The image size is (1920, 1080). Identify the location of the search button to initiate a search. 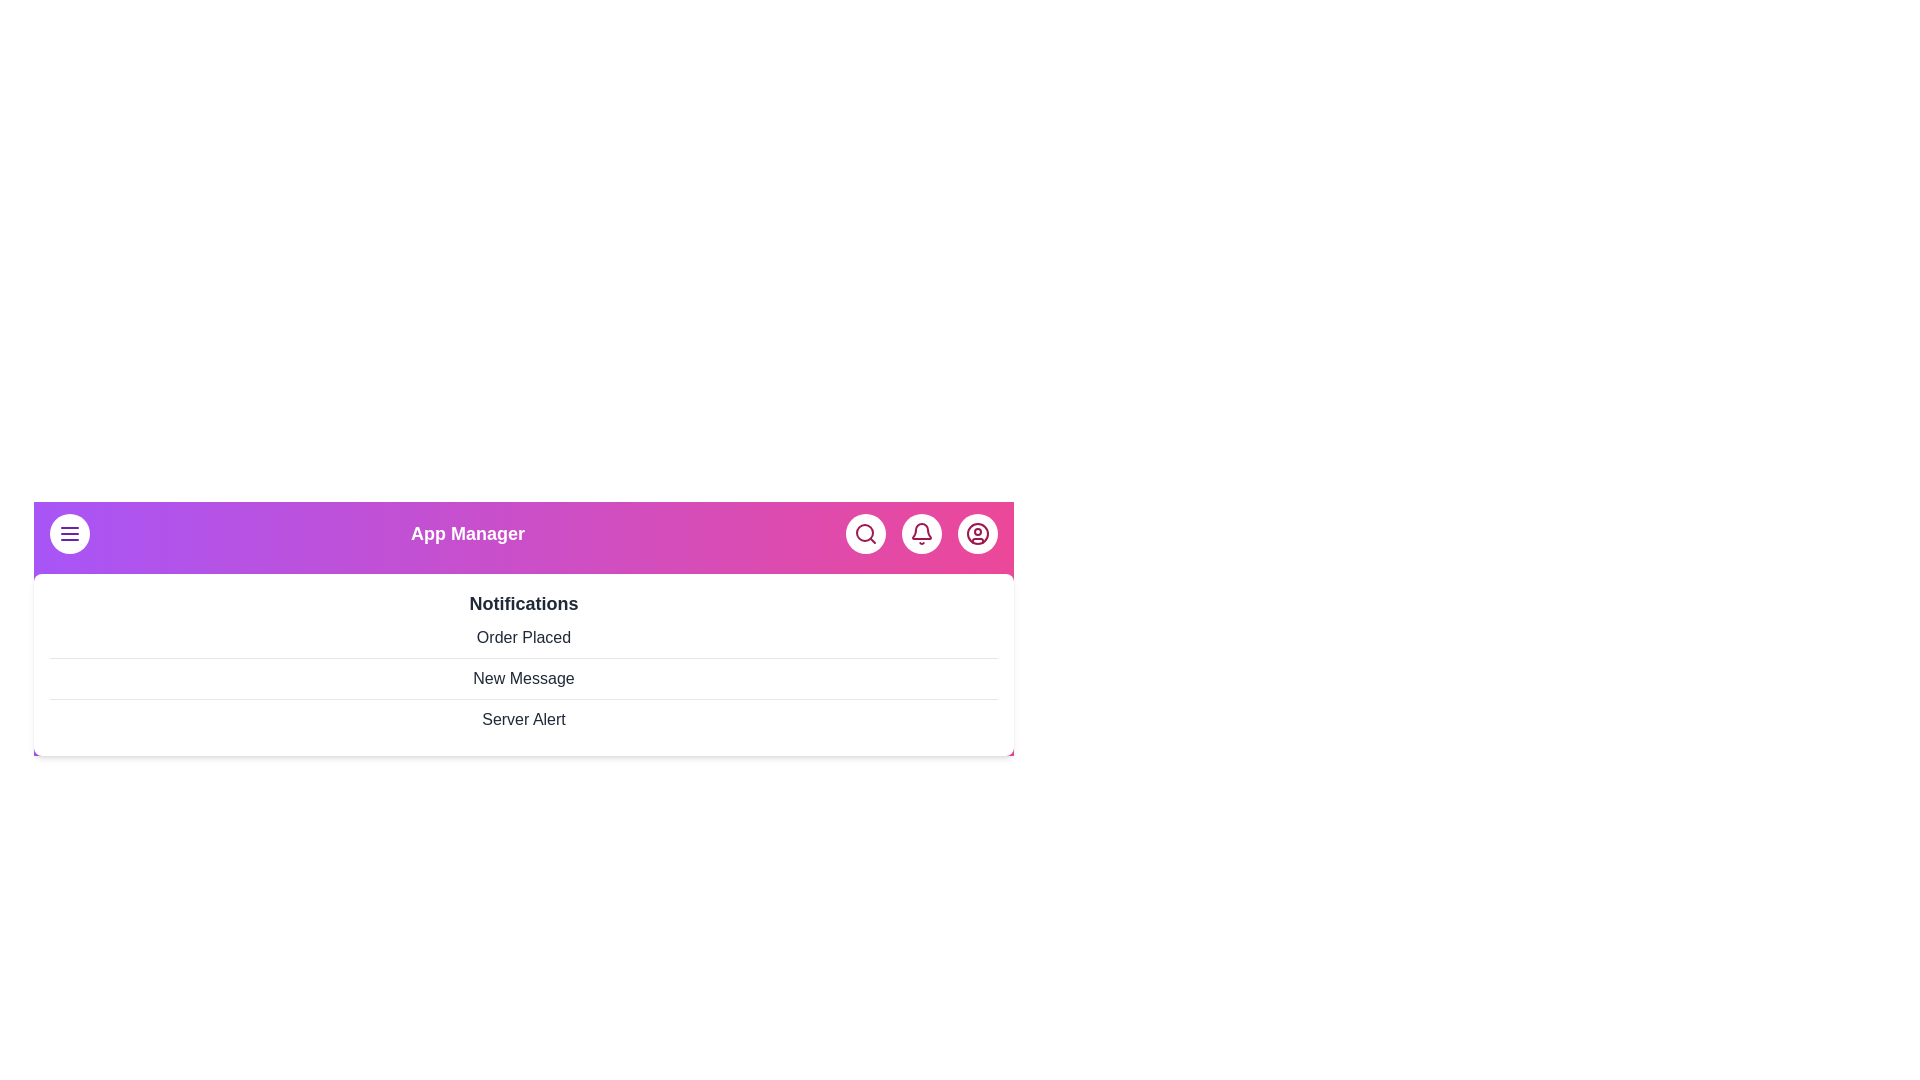
(865, 532).